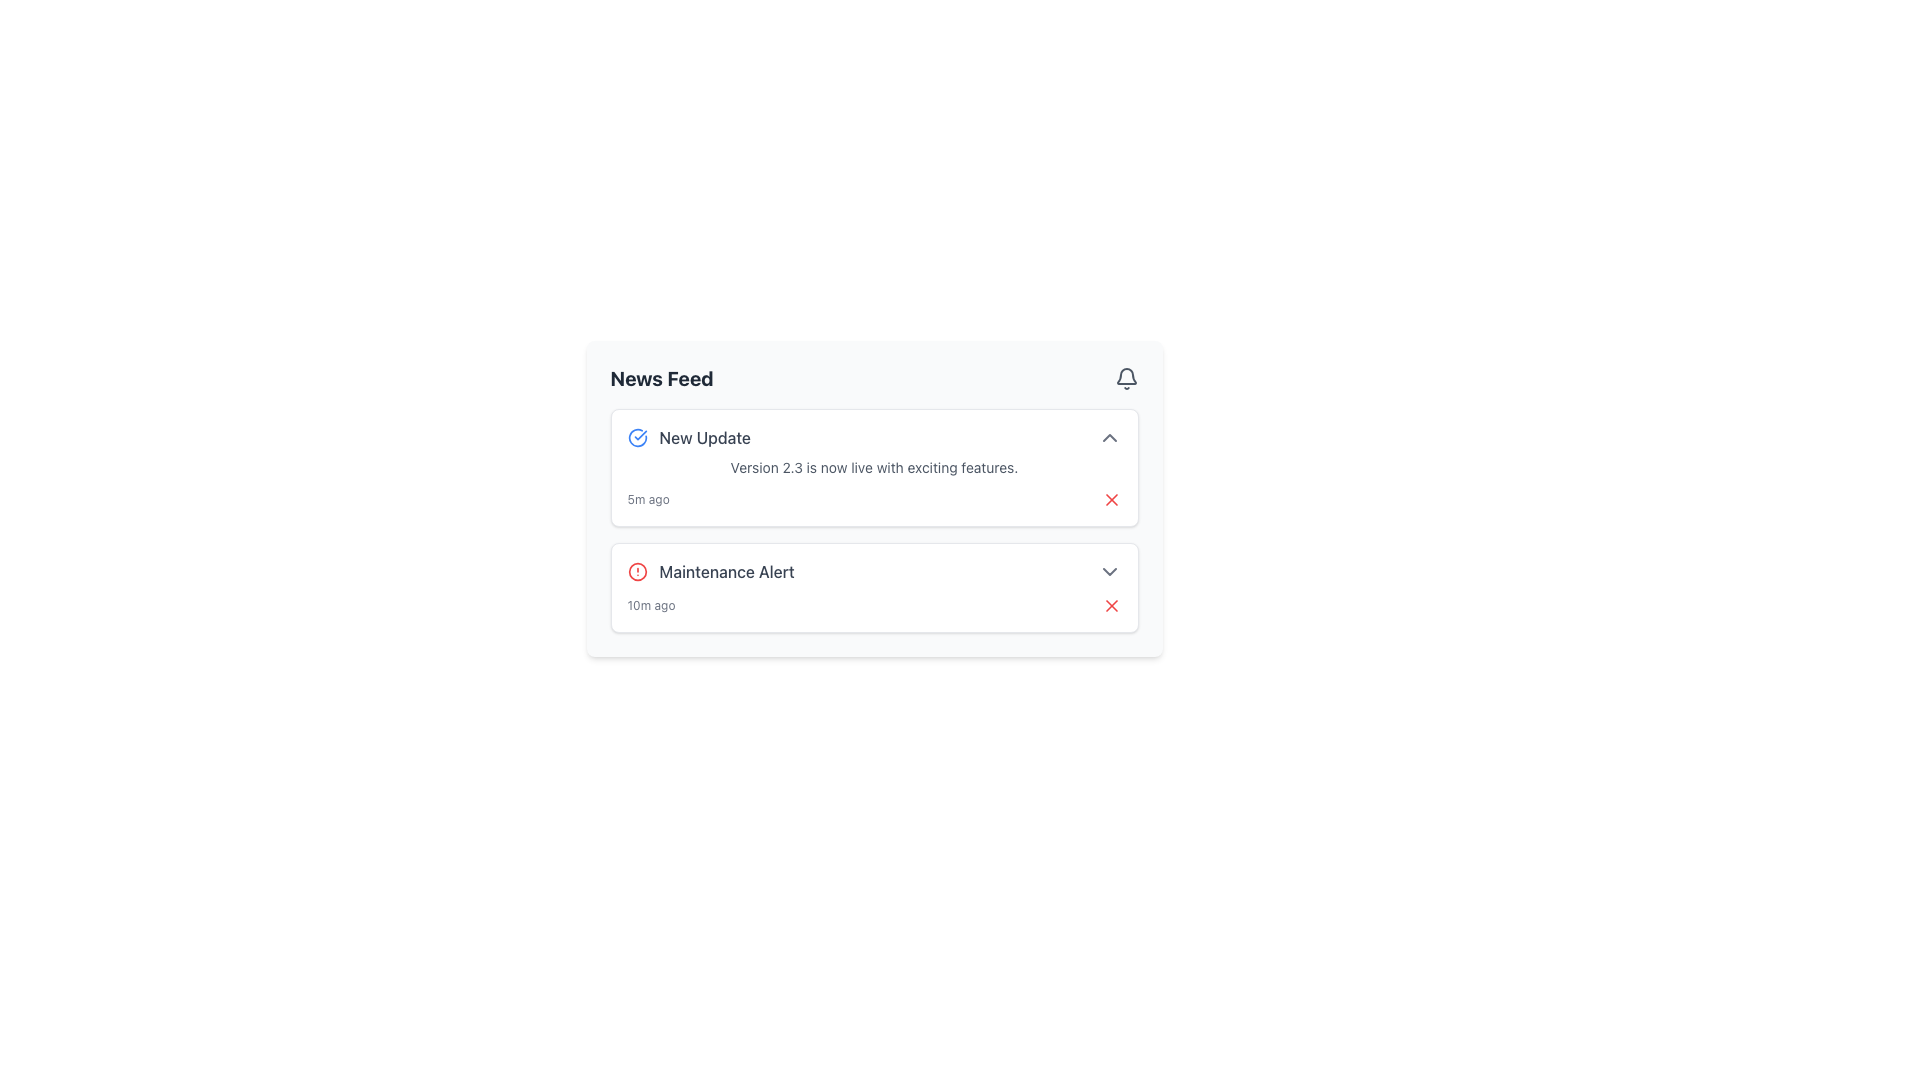  Describe the element at coordinates (874, 467) in the screenshot. I see `the informational Text Label located at the bottom-center of the 'New Update' announcement card, which displays update details above the timestamp '5m ago'` at that location.